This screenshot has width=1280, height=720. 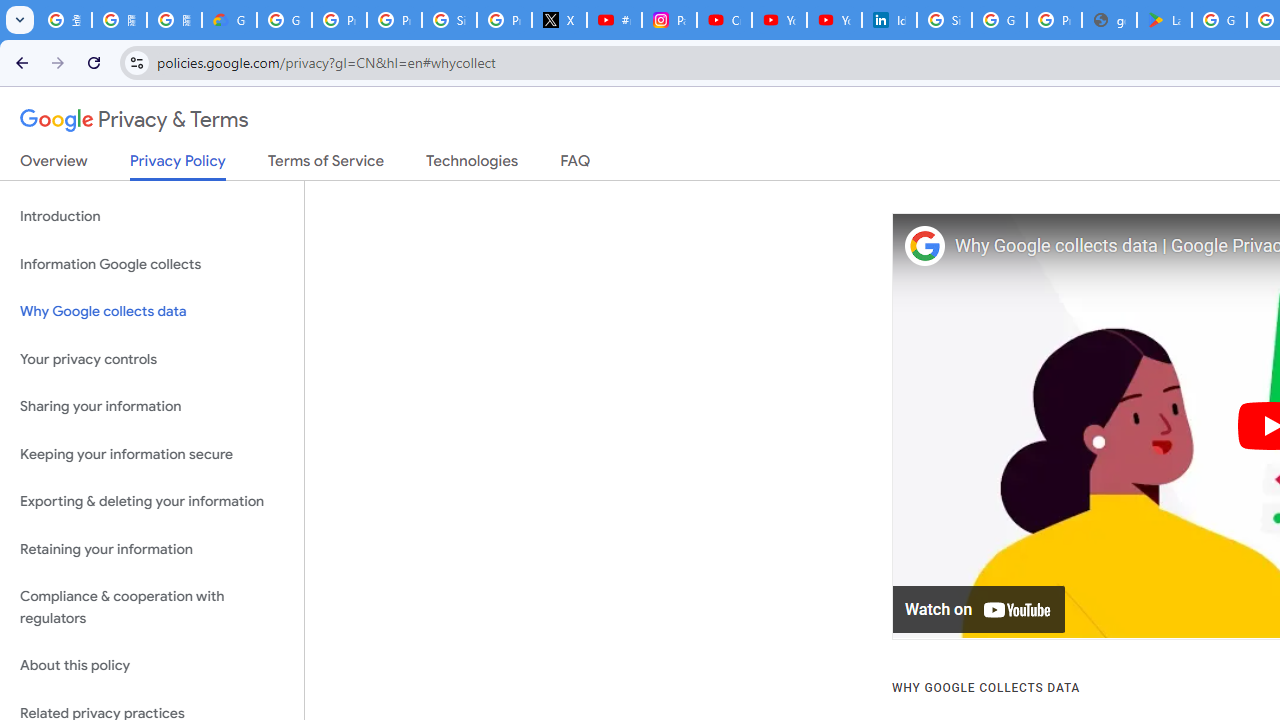 What do you see at coordinates (979, 609) in the screenshot?
I see `'Watch on YouTube'` at bounding box center [979, 609].